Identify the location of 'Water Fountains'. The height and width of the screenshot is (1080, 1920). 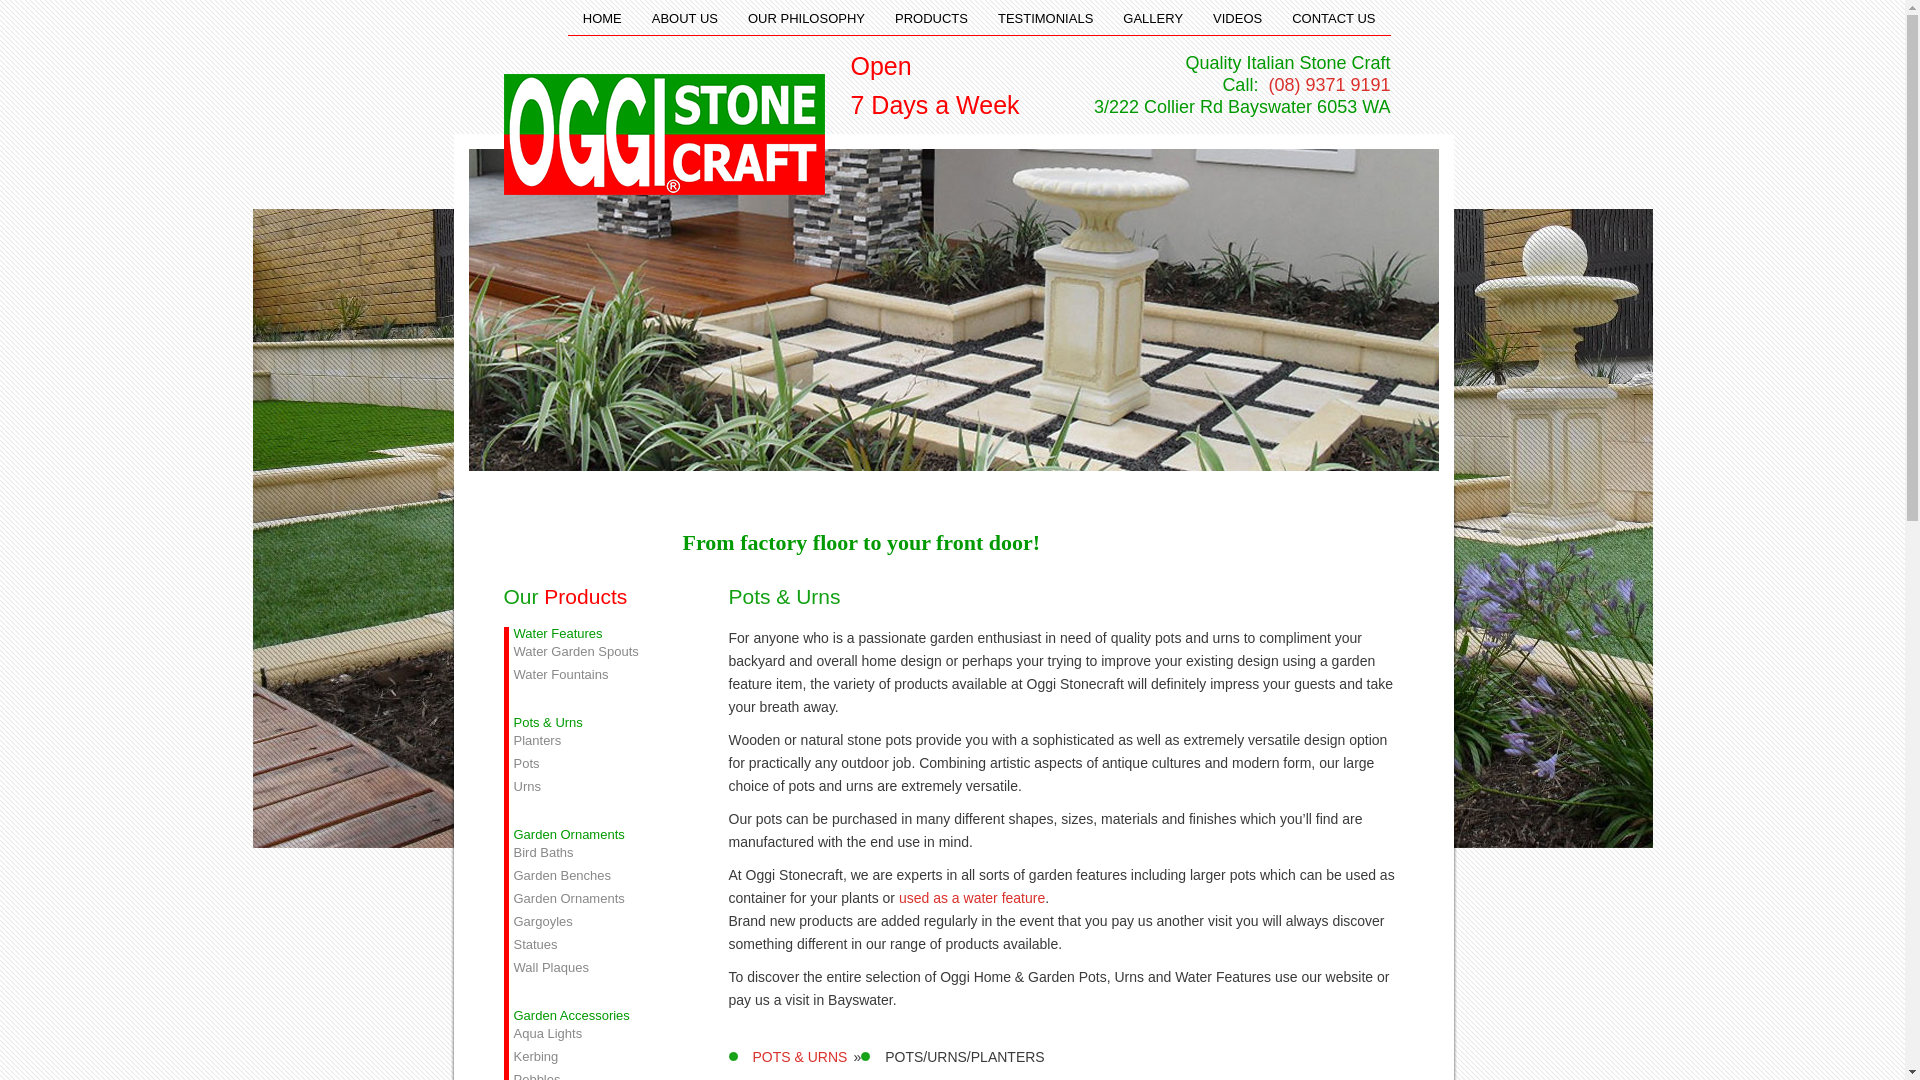
(595, 674).